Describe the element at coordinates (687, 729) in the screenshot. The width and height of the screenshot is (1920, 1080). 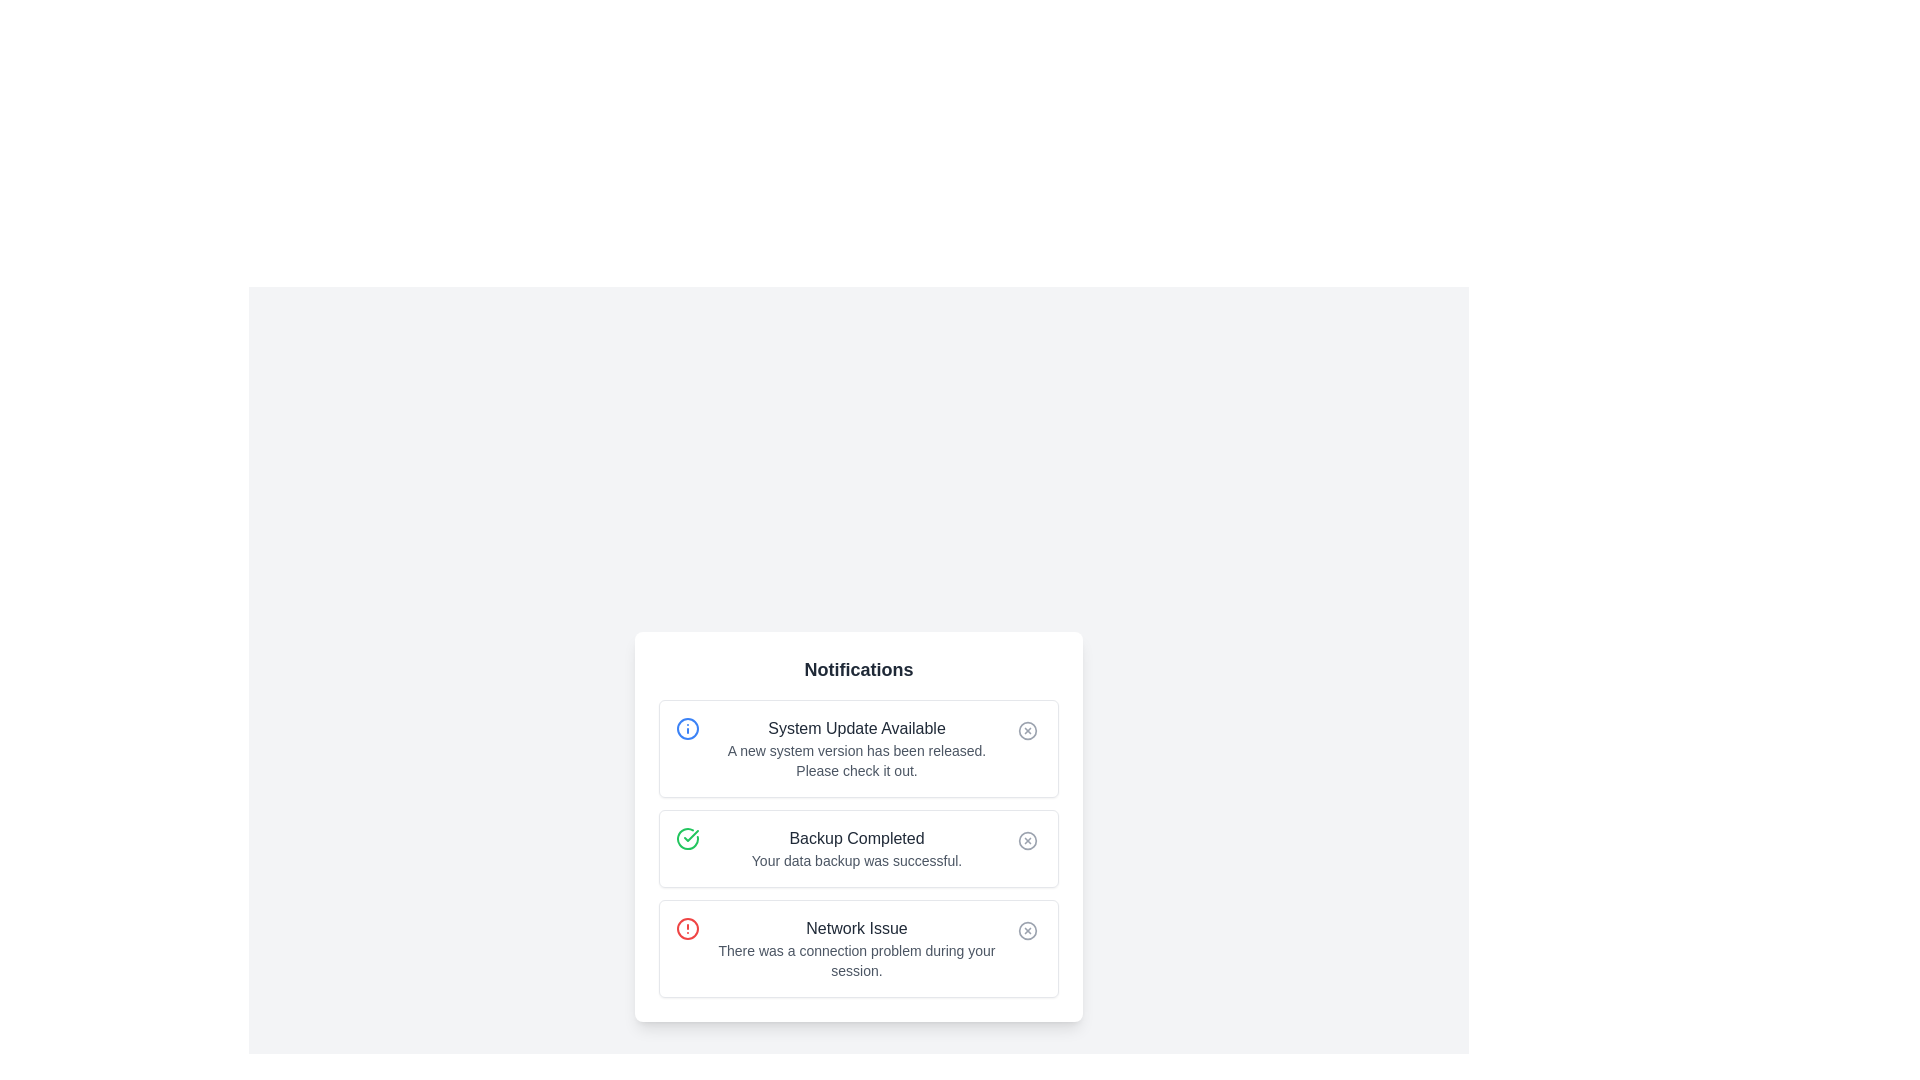
I see `the SVG Circle graphical element that indicates the type of notification in the notifications panel, which is positioned to the left of the 'System Update Available' notification title` at that location.